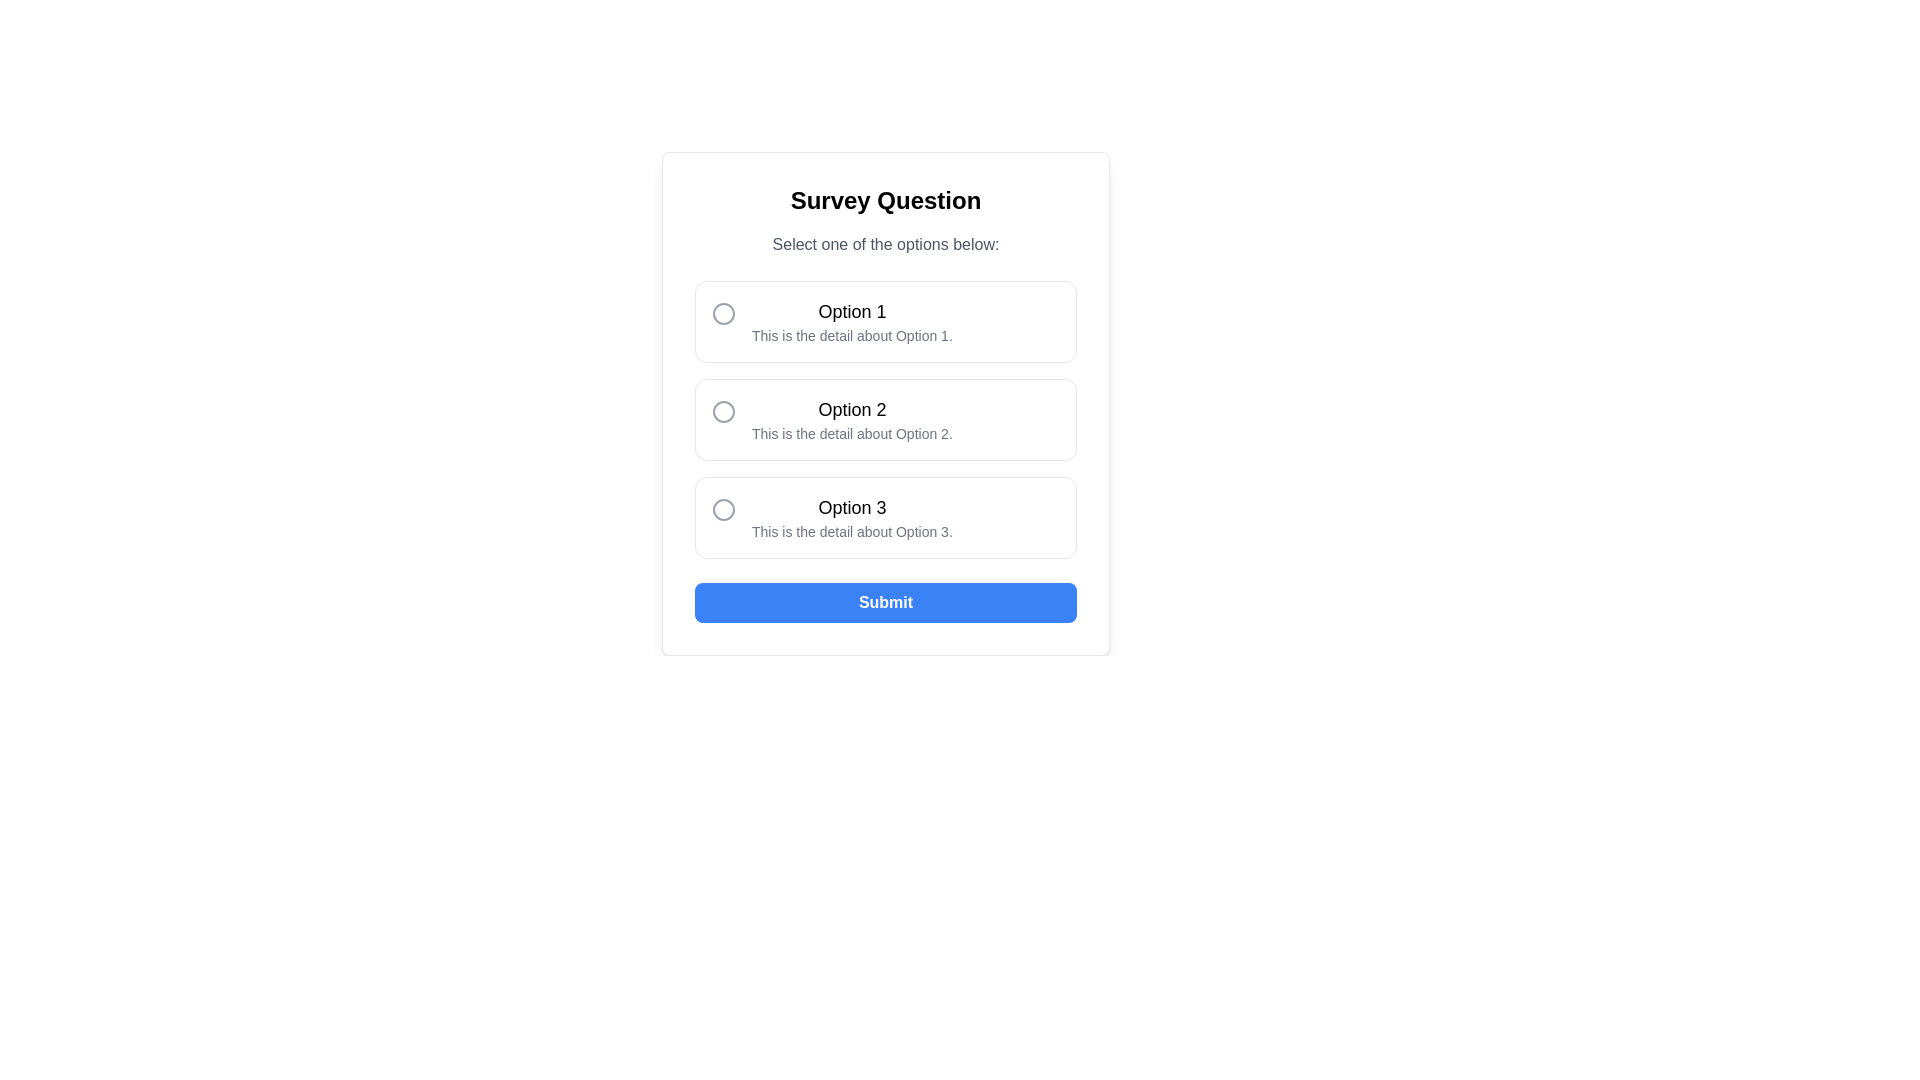  Describe the element at coordinates (852, 531) in the screenshot. I see `the static text label providing details about 'Option 3', which is located directly below the selectable option labeled 'Option 3'` at that location.